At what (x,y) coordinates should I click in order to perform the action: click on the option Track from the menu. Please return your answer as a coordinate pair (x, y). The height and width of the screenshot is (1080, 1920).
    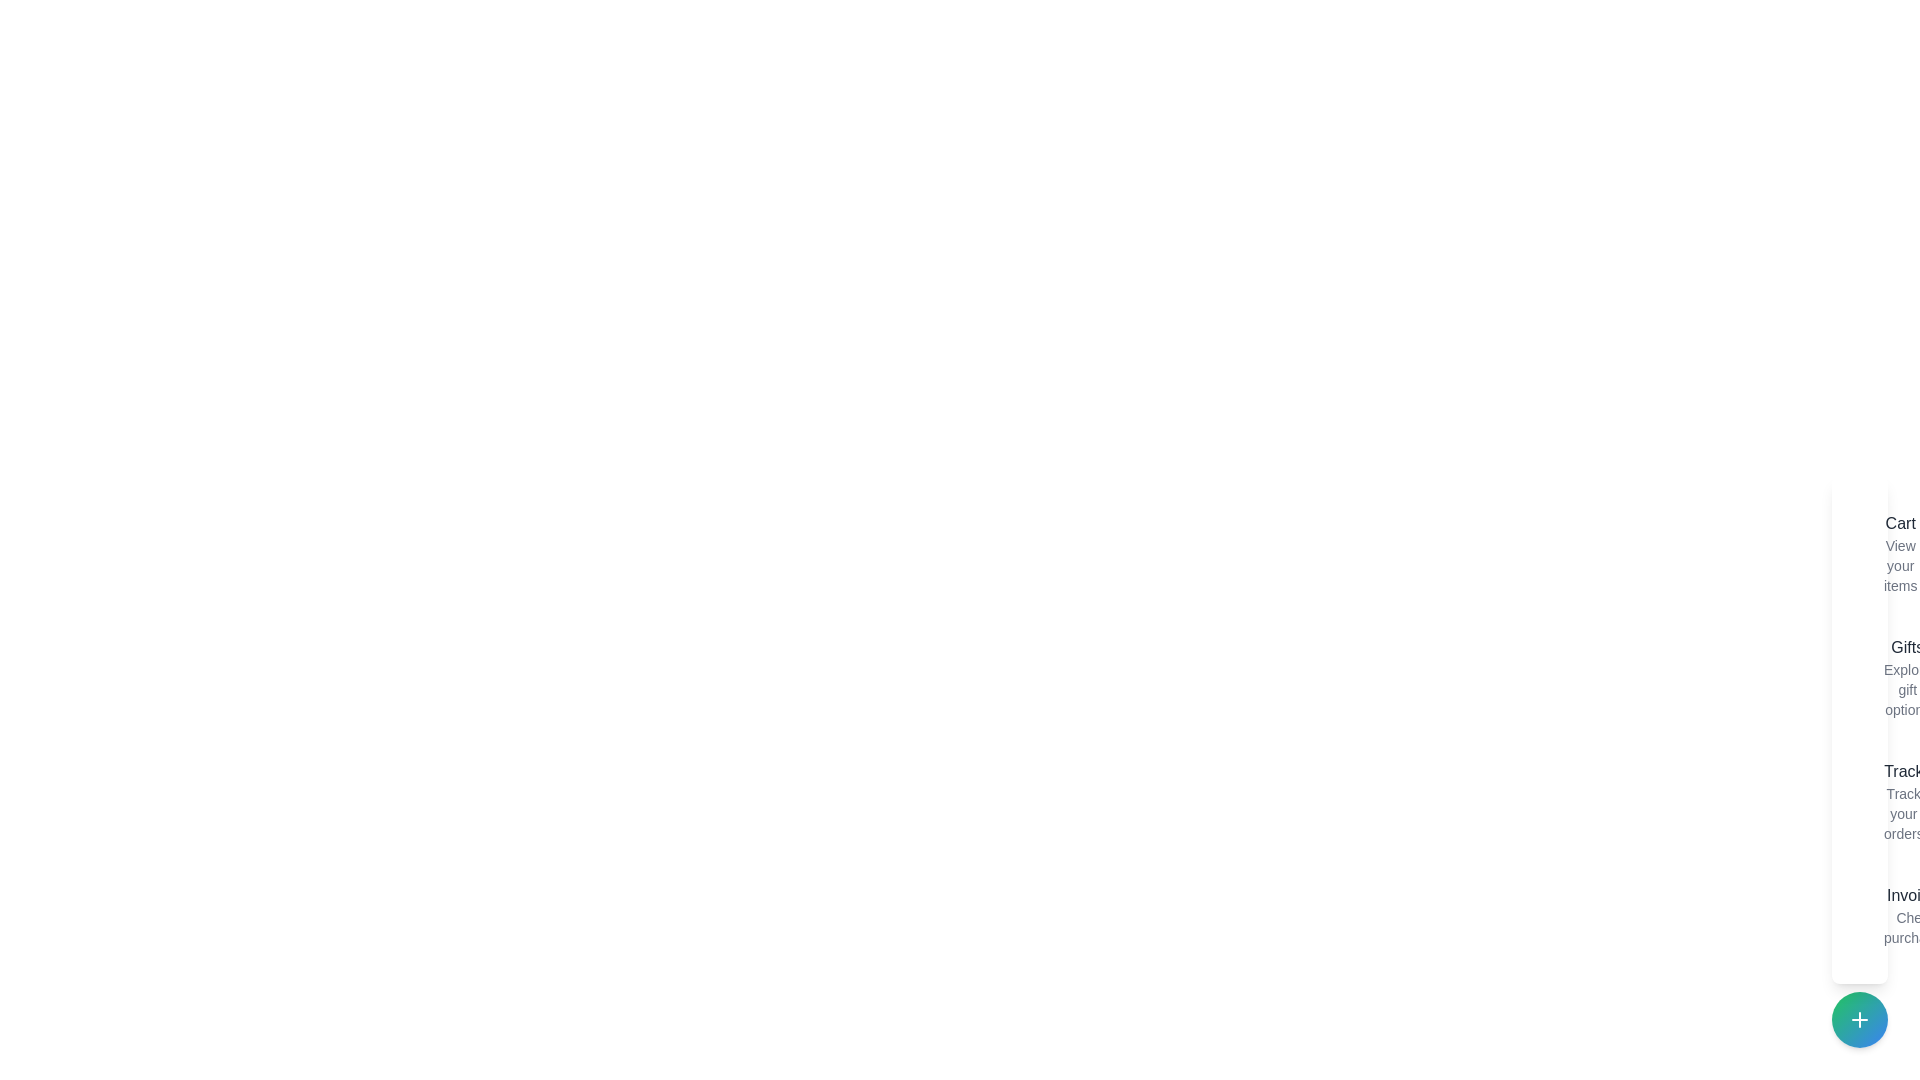
    Looking at the image, I should click on (1866, 801).